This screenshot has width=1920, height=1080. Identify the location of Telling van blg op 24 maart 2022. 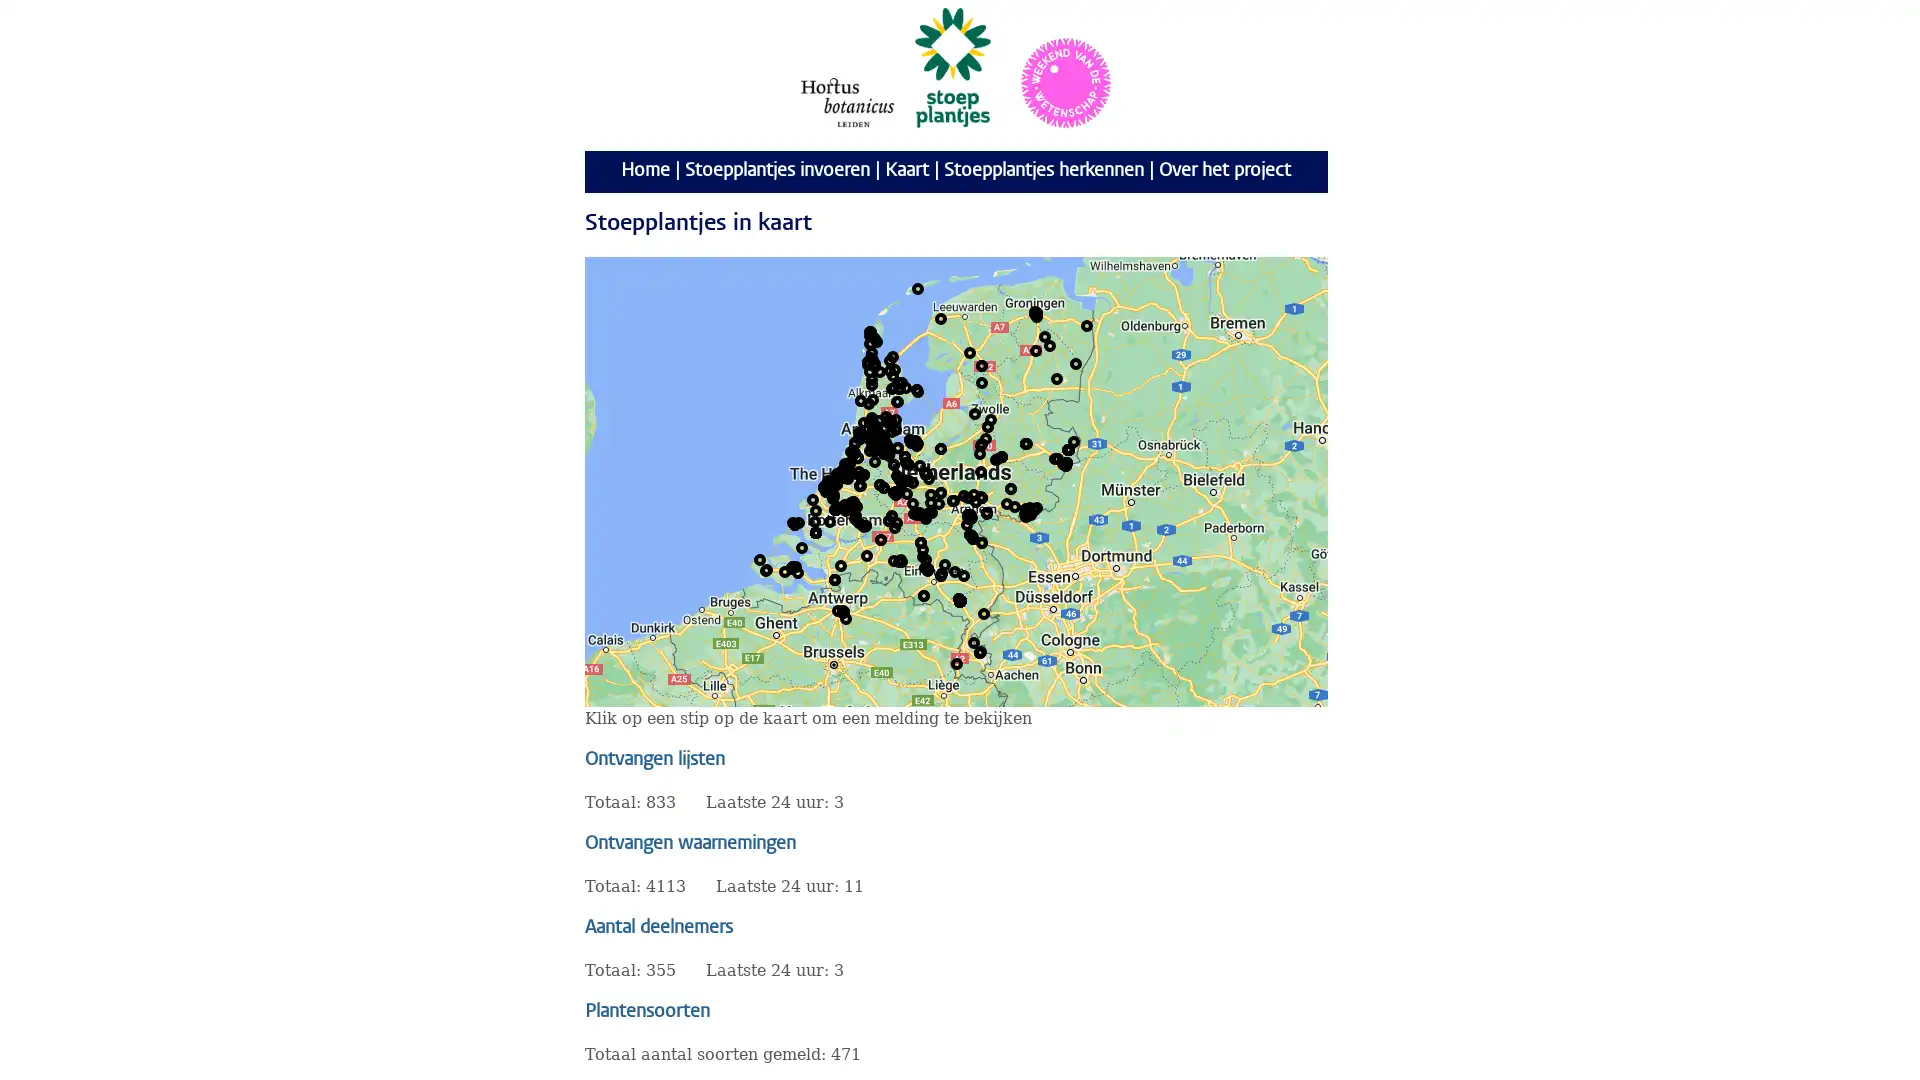
(873, 443).